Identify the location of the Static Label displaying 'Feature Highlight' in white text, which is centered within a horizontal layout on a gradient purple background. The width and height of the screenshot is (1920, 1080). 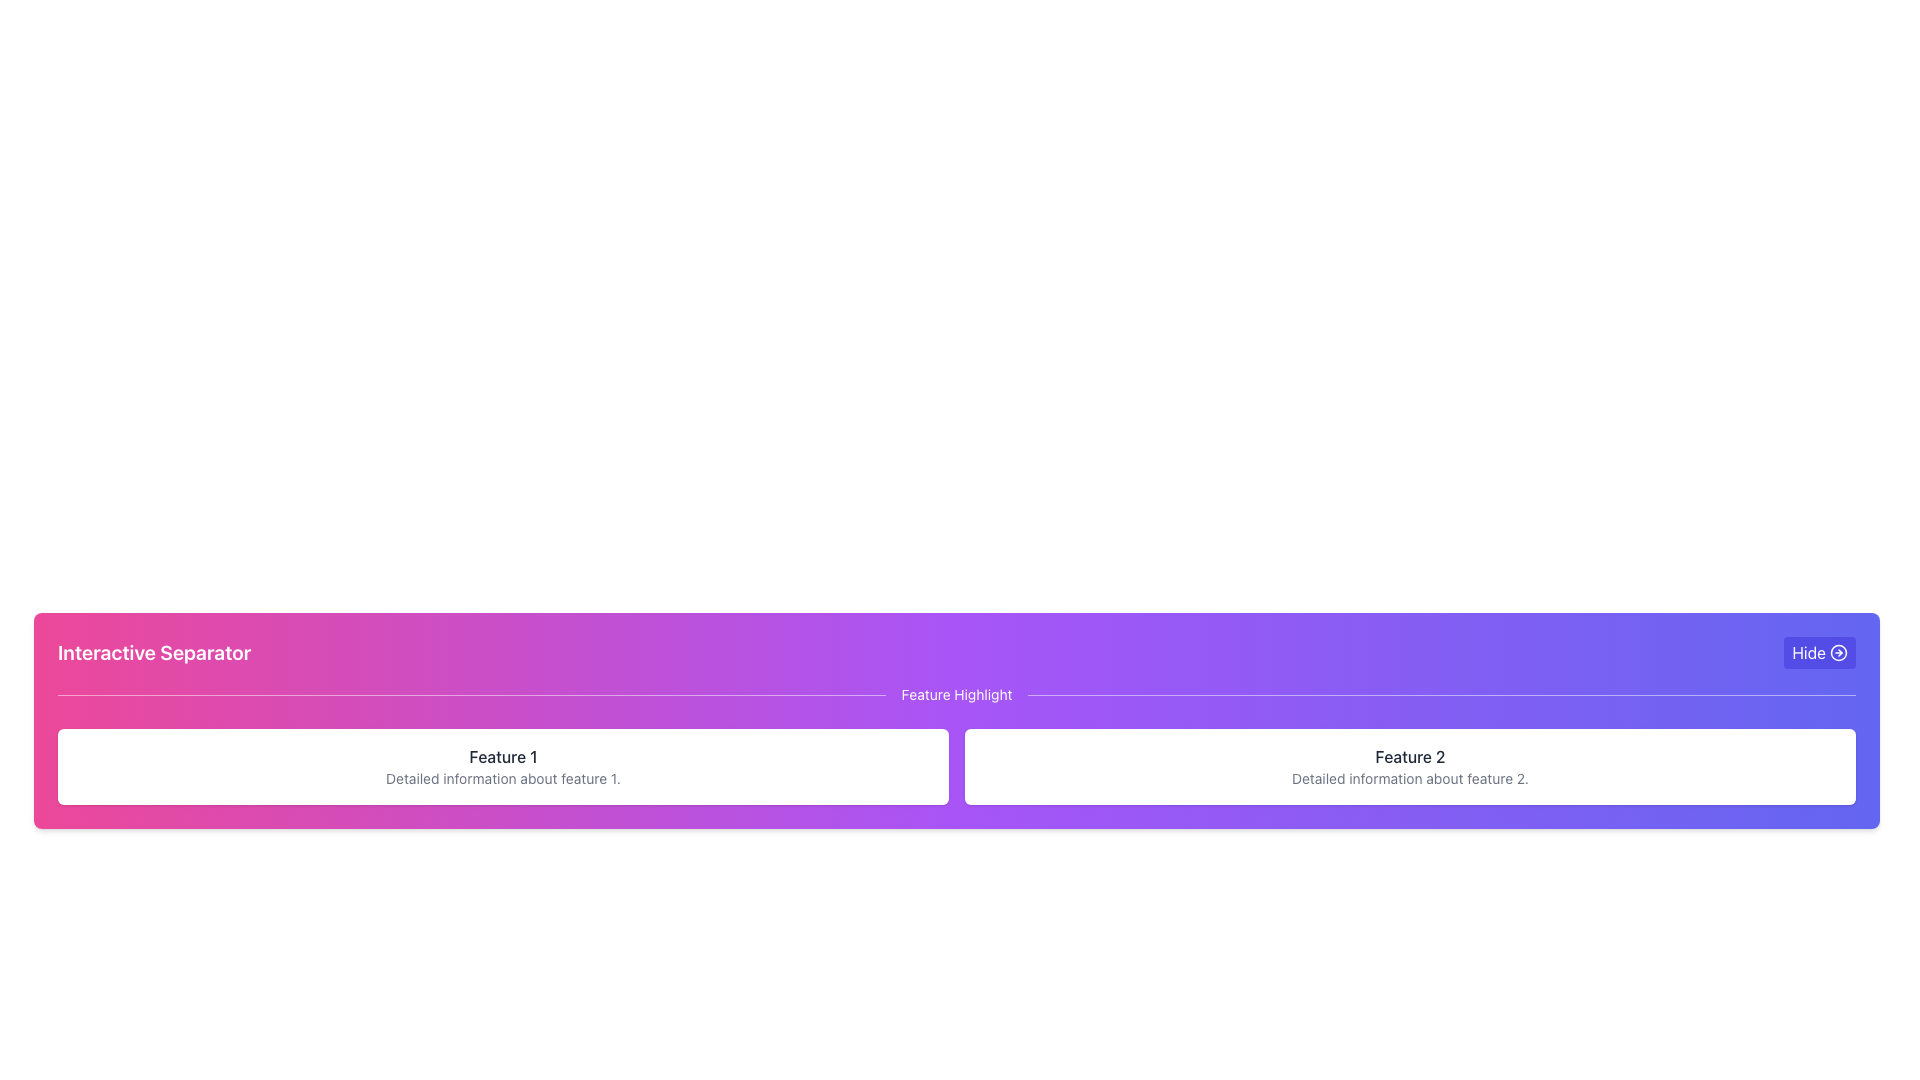
(955, 693).